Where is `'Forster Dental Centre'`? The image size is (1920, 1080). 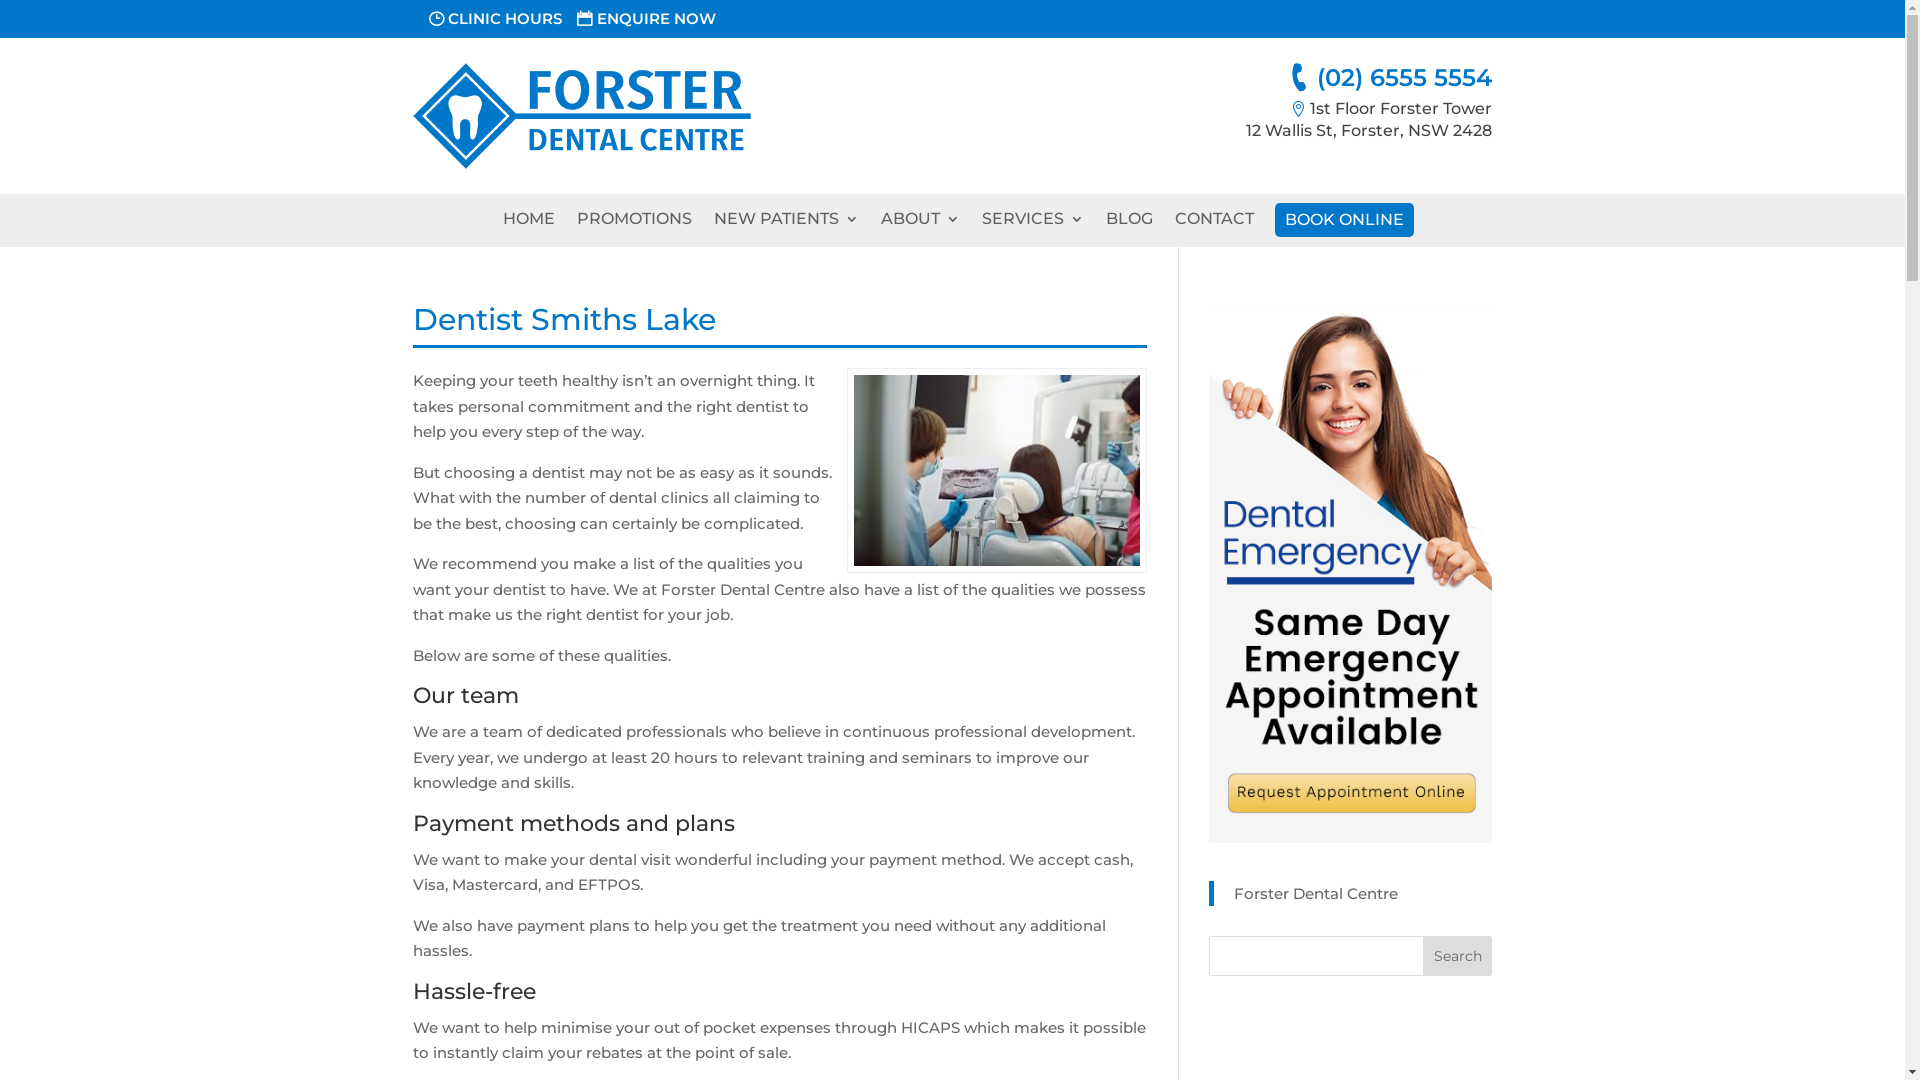 'Forster Dental Centre' is located at coordinates (1232, 892).